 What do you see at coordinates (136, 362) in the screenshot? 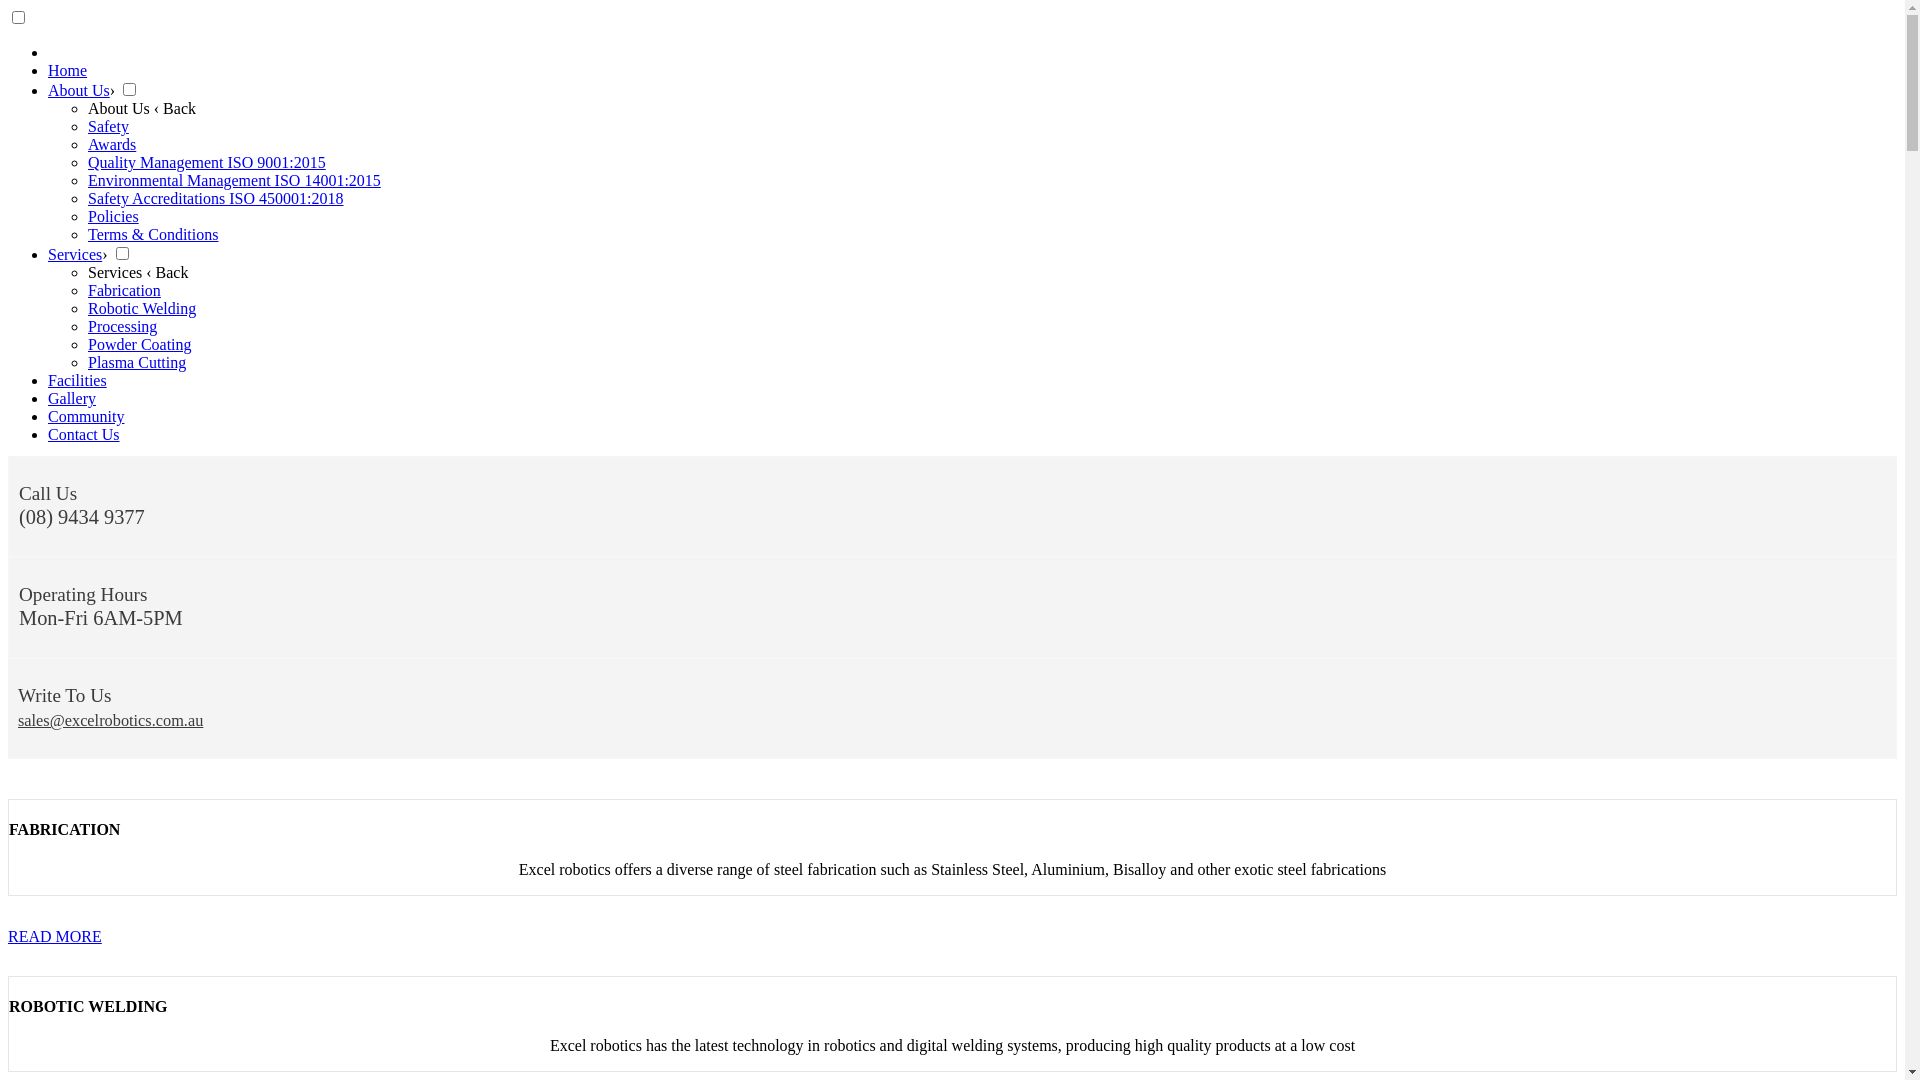
I see `'Plasma Cutting'` at bounding box center [136, 362].